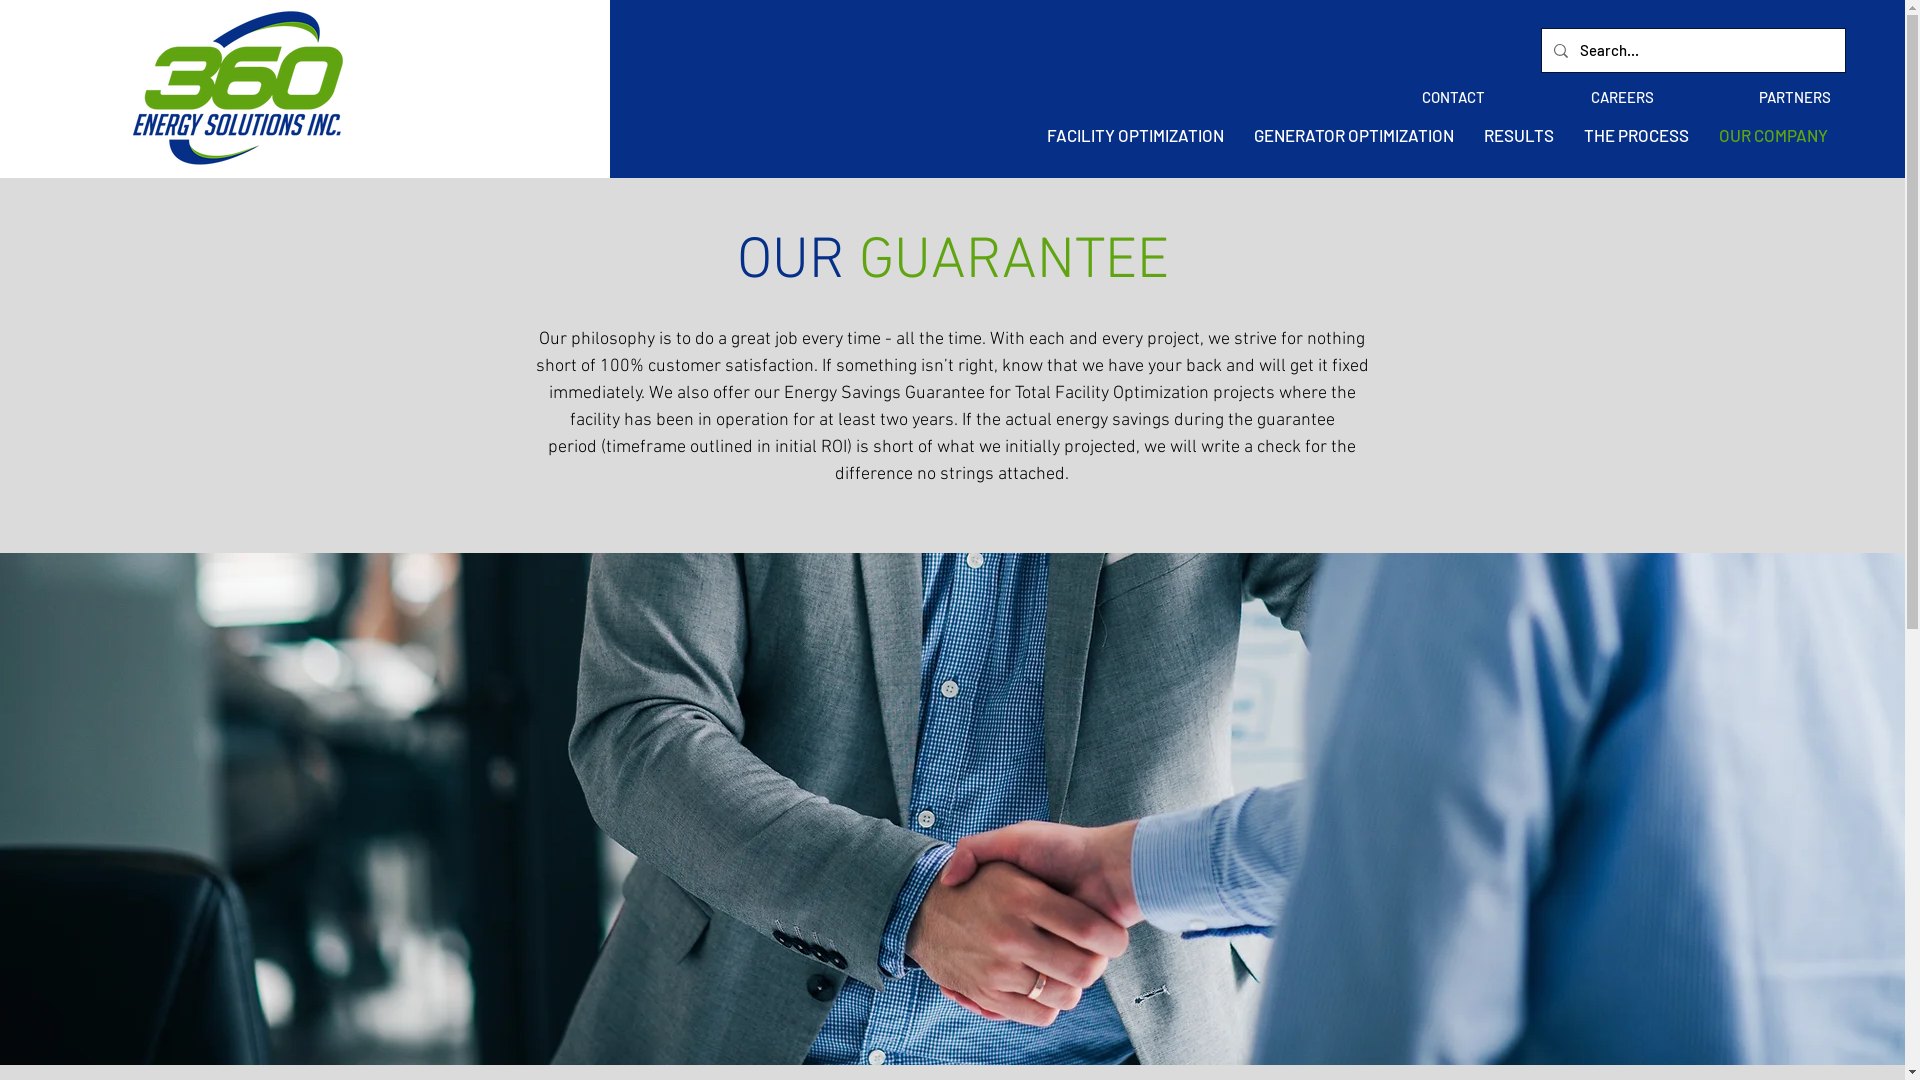 Image resolution: width=1920 pixels, height=1080 pixels. What do you see at coordinates (1636, 135) in the screenshot?
I see `'THE PROCESS'` at bounding box center [1636, 135].